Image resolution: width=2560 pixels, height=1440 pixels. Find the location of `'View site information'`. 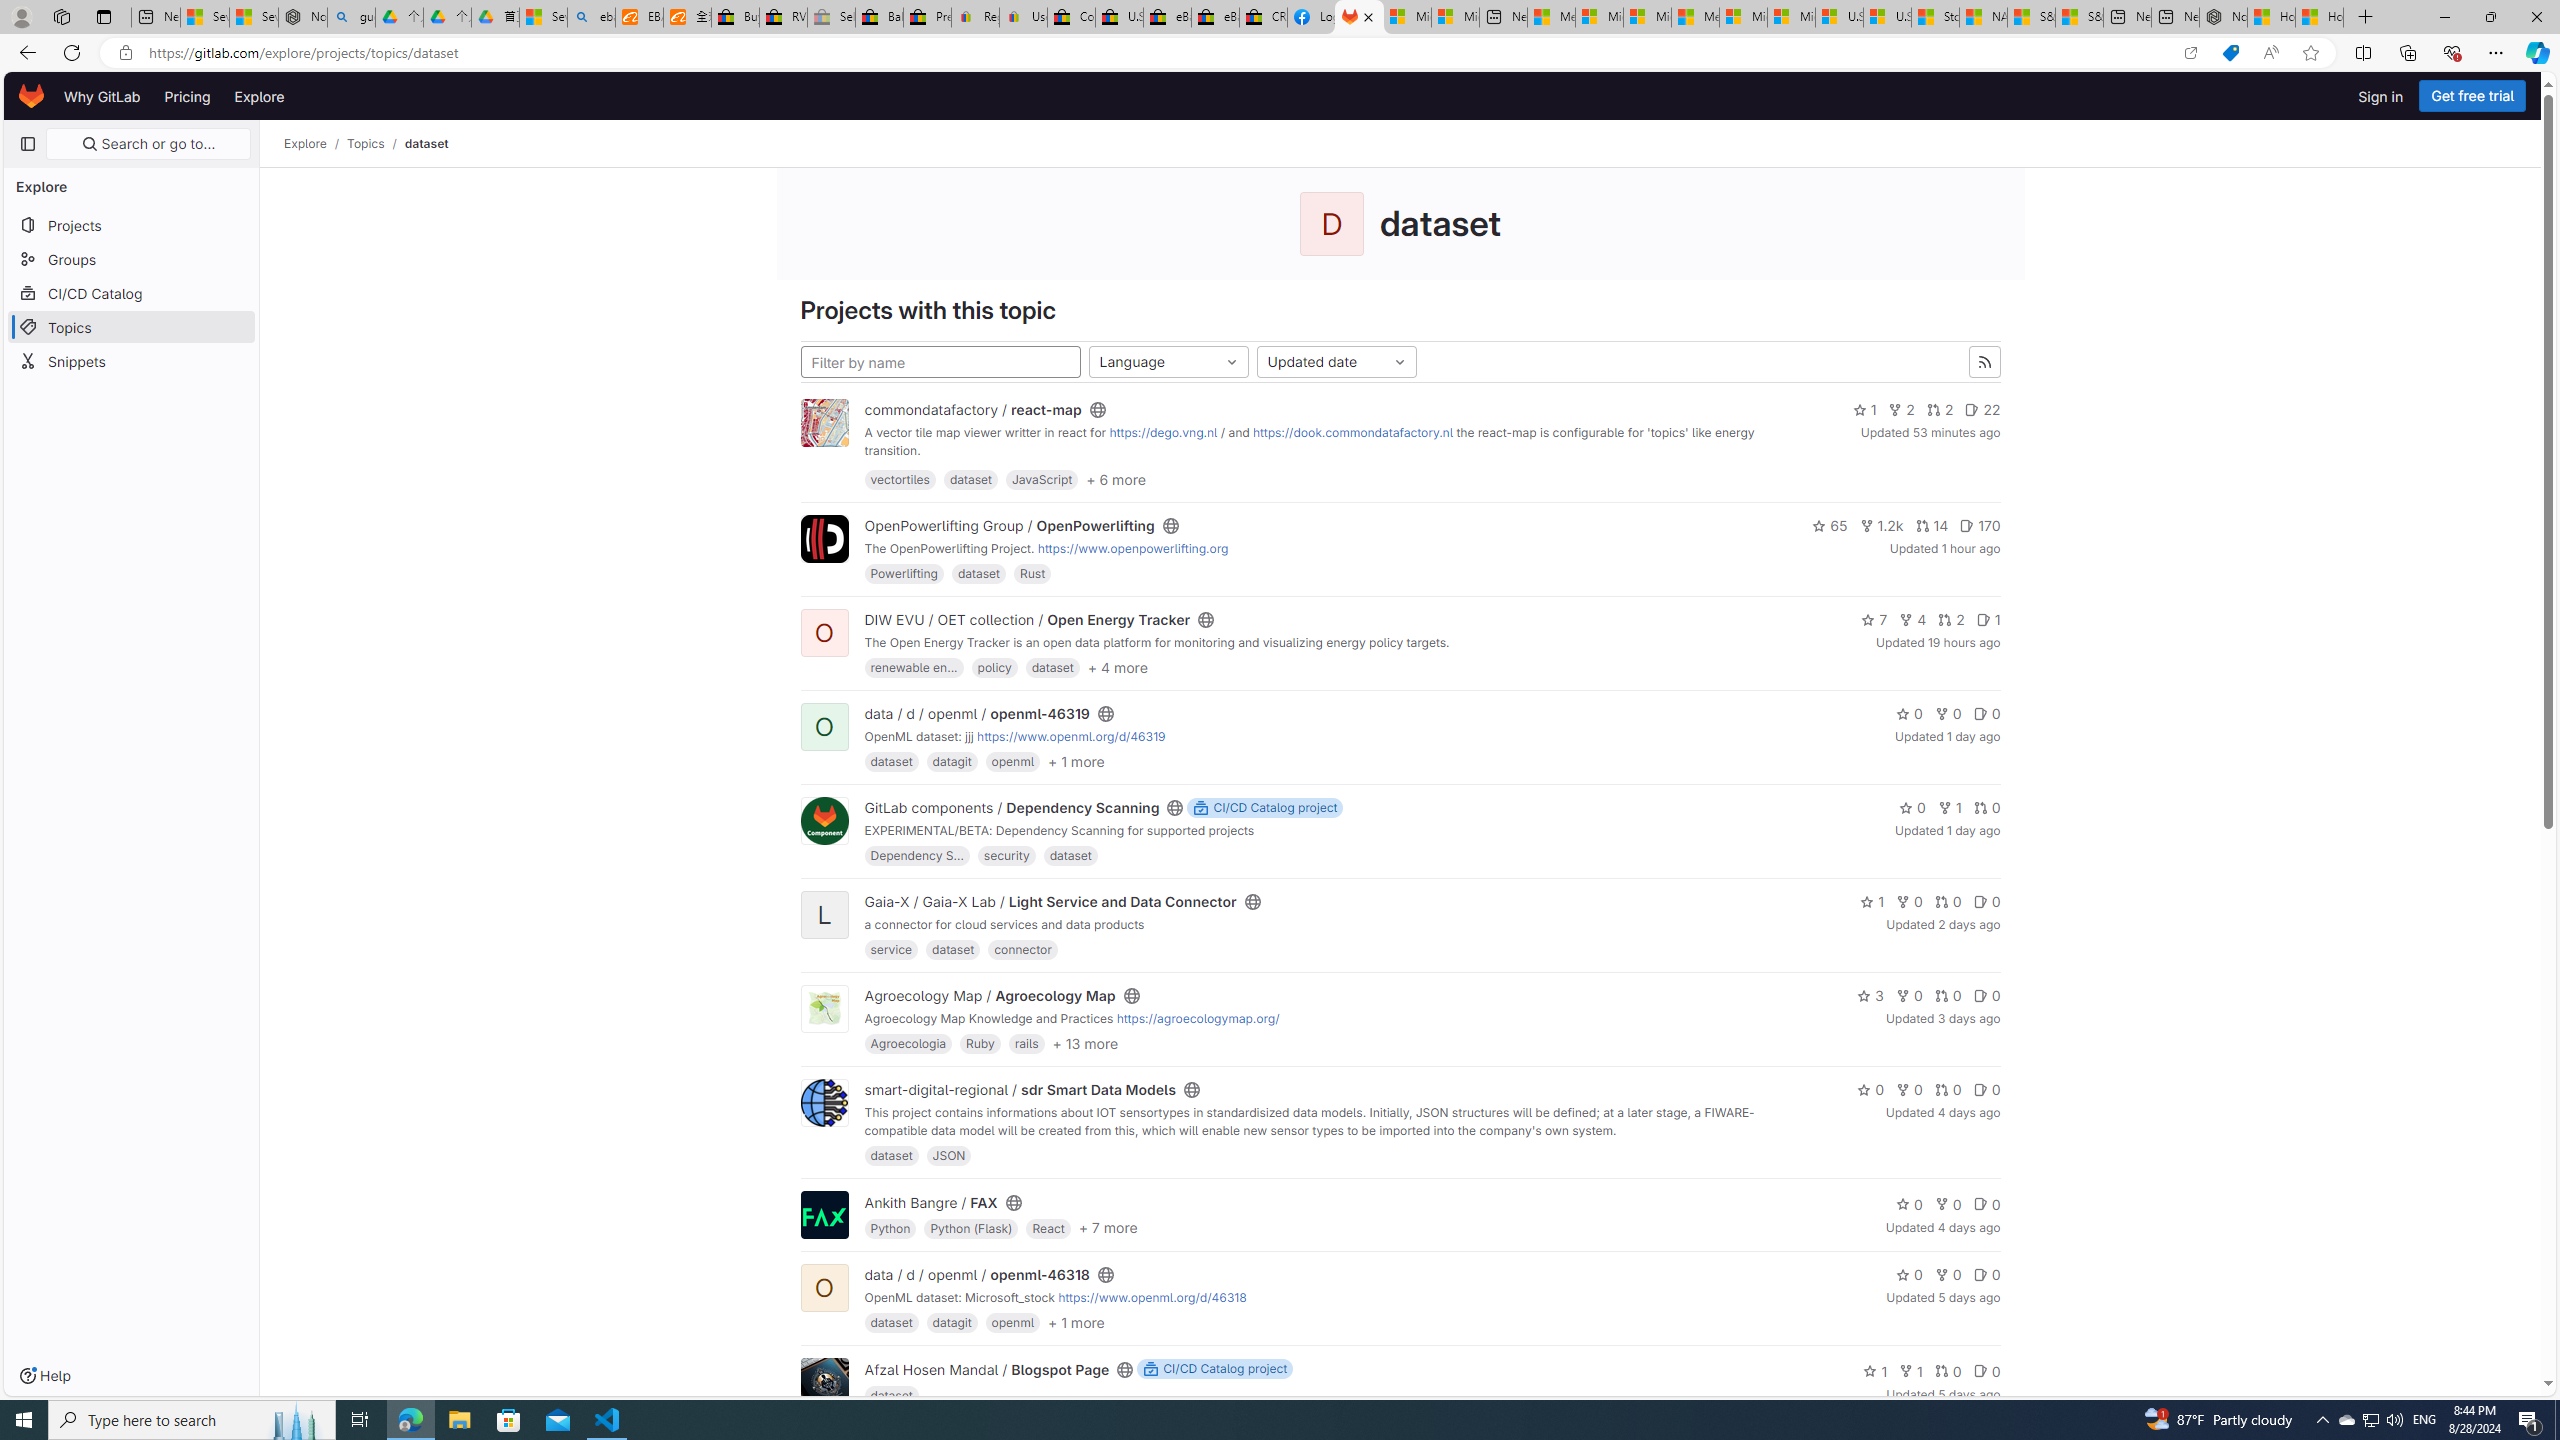

'View site information' is located at coordinates (125, 53).